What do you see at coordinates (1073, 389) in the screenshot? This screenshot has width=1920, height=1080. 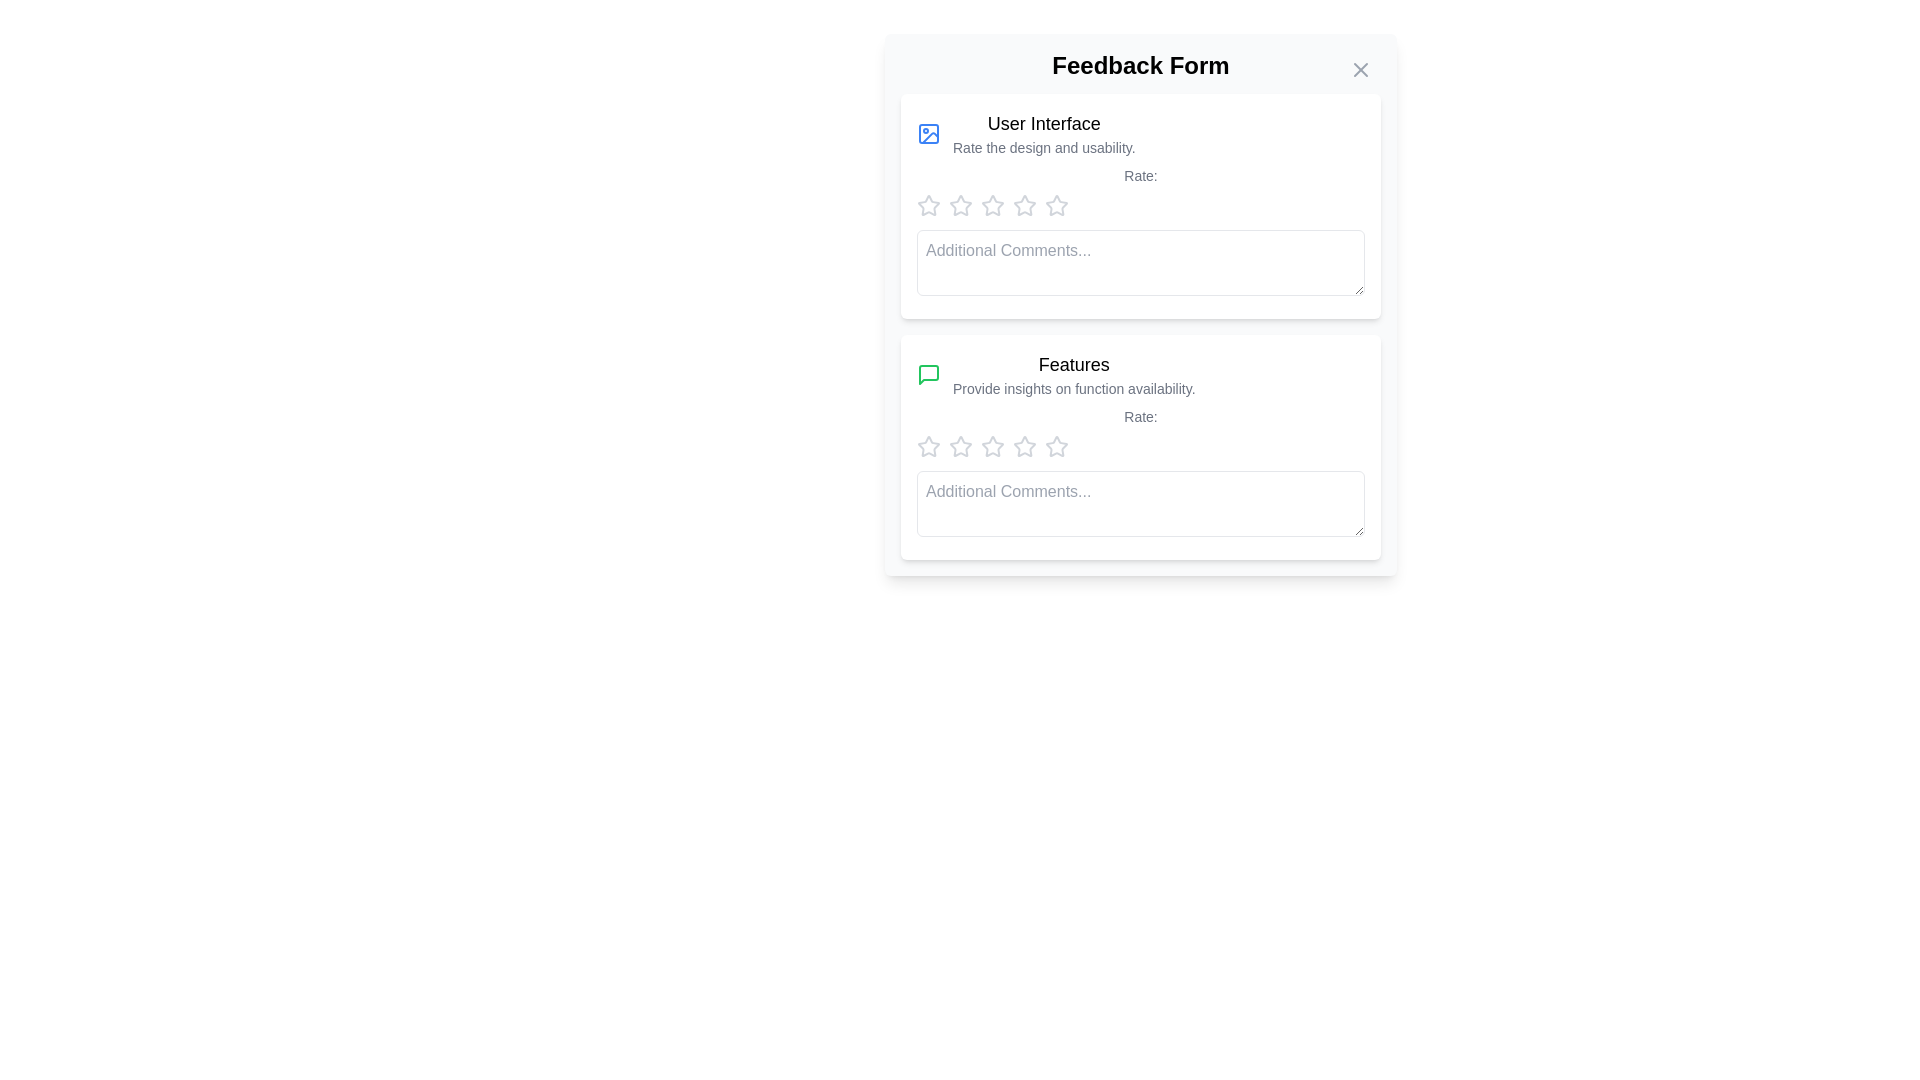 I see `instruction from the text label that says 'Provide insights on function availability.' located below the title 'Features' in the second feedback section of the form` at bounding box center [1073, 389].